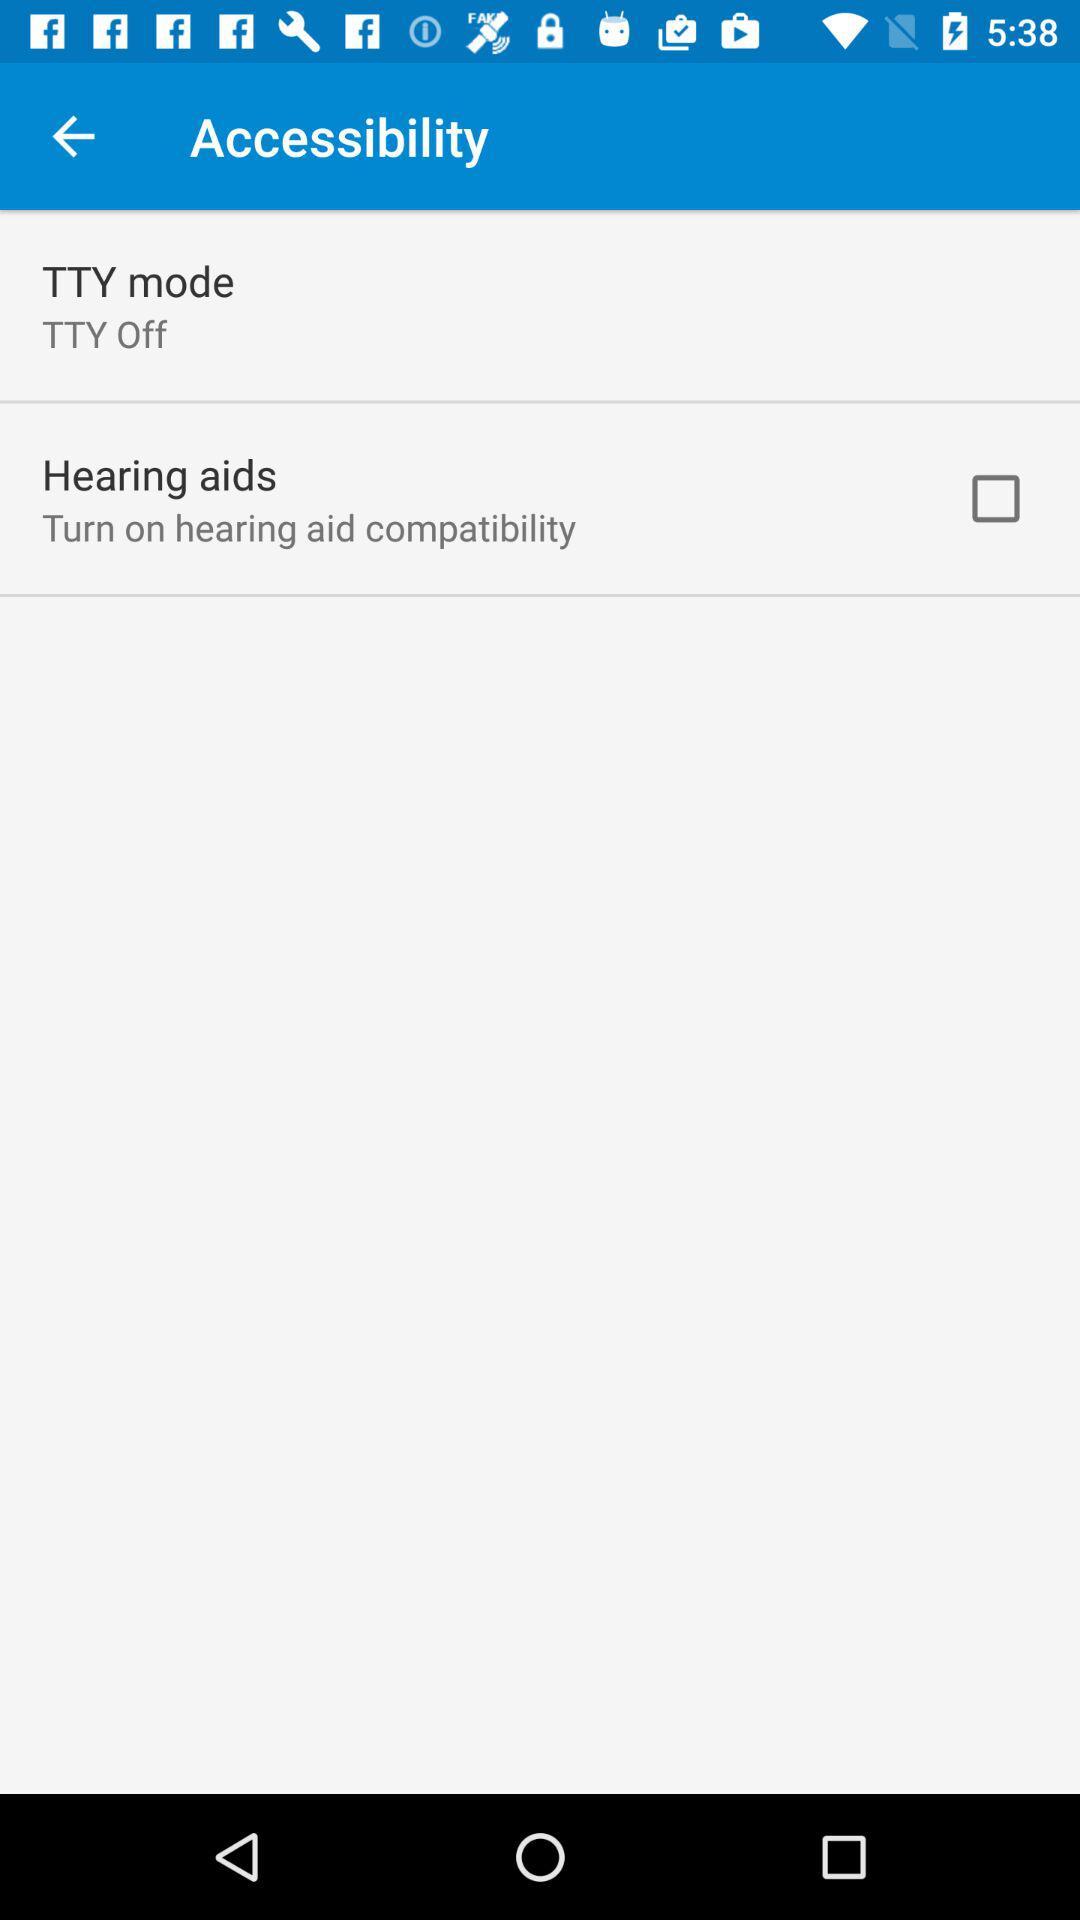 This screenshot has width=1080, height=1920. What do you see at coordinates (995, 498) in the screenshot?
I see `the checkbox at the top right corner` at bounding box center [995, 498].